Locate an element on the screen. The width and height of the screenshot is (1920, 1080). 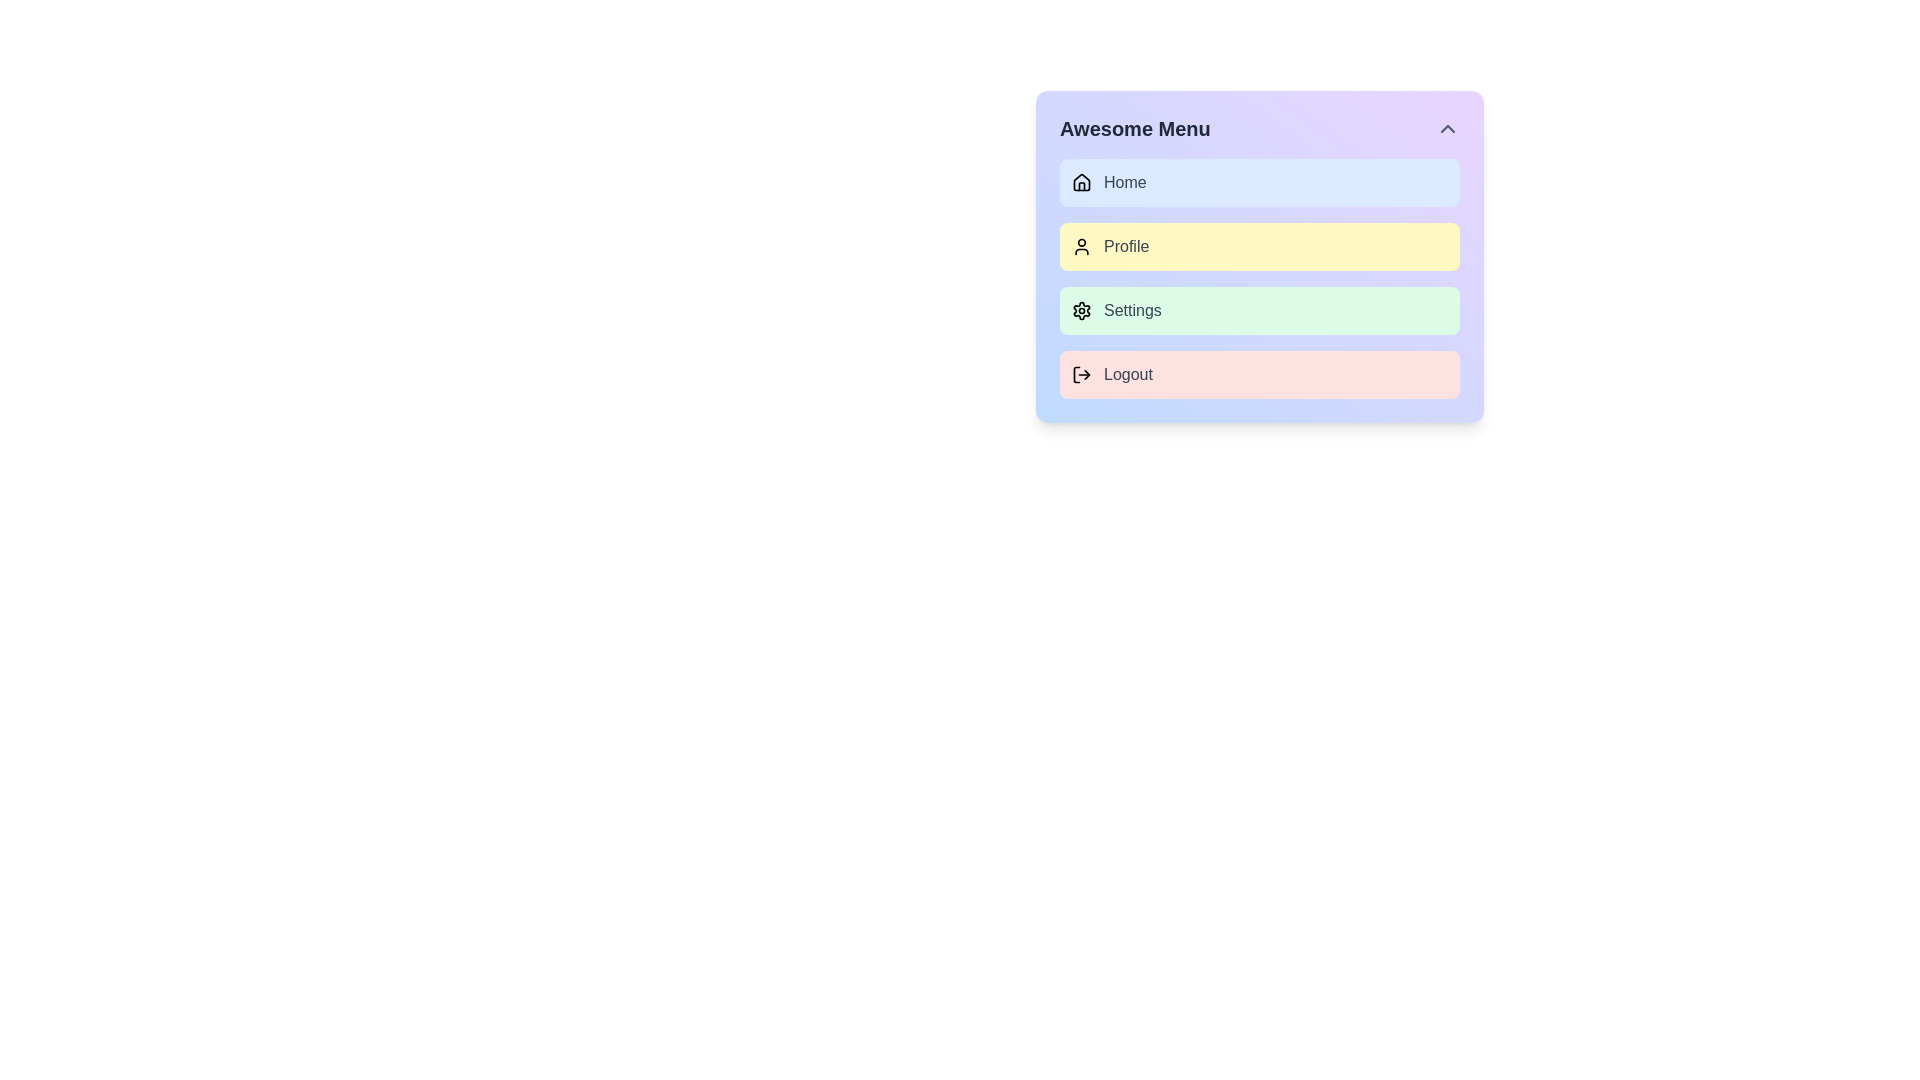
the 'Settings' button, which is the third item in a vertical list of navigation options, positioned between 'Profile' and 'Logout' is located at coordinates (1258, 311).